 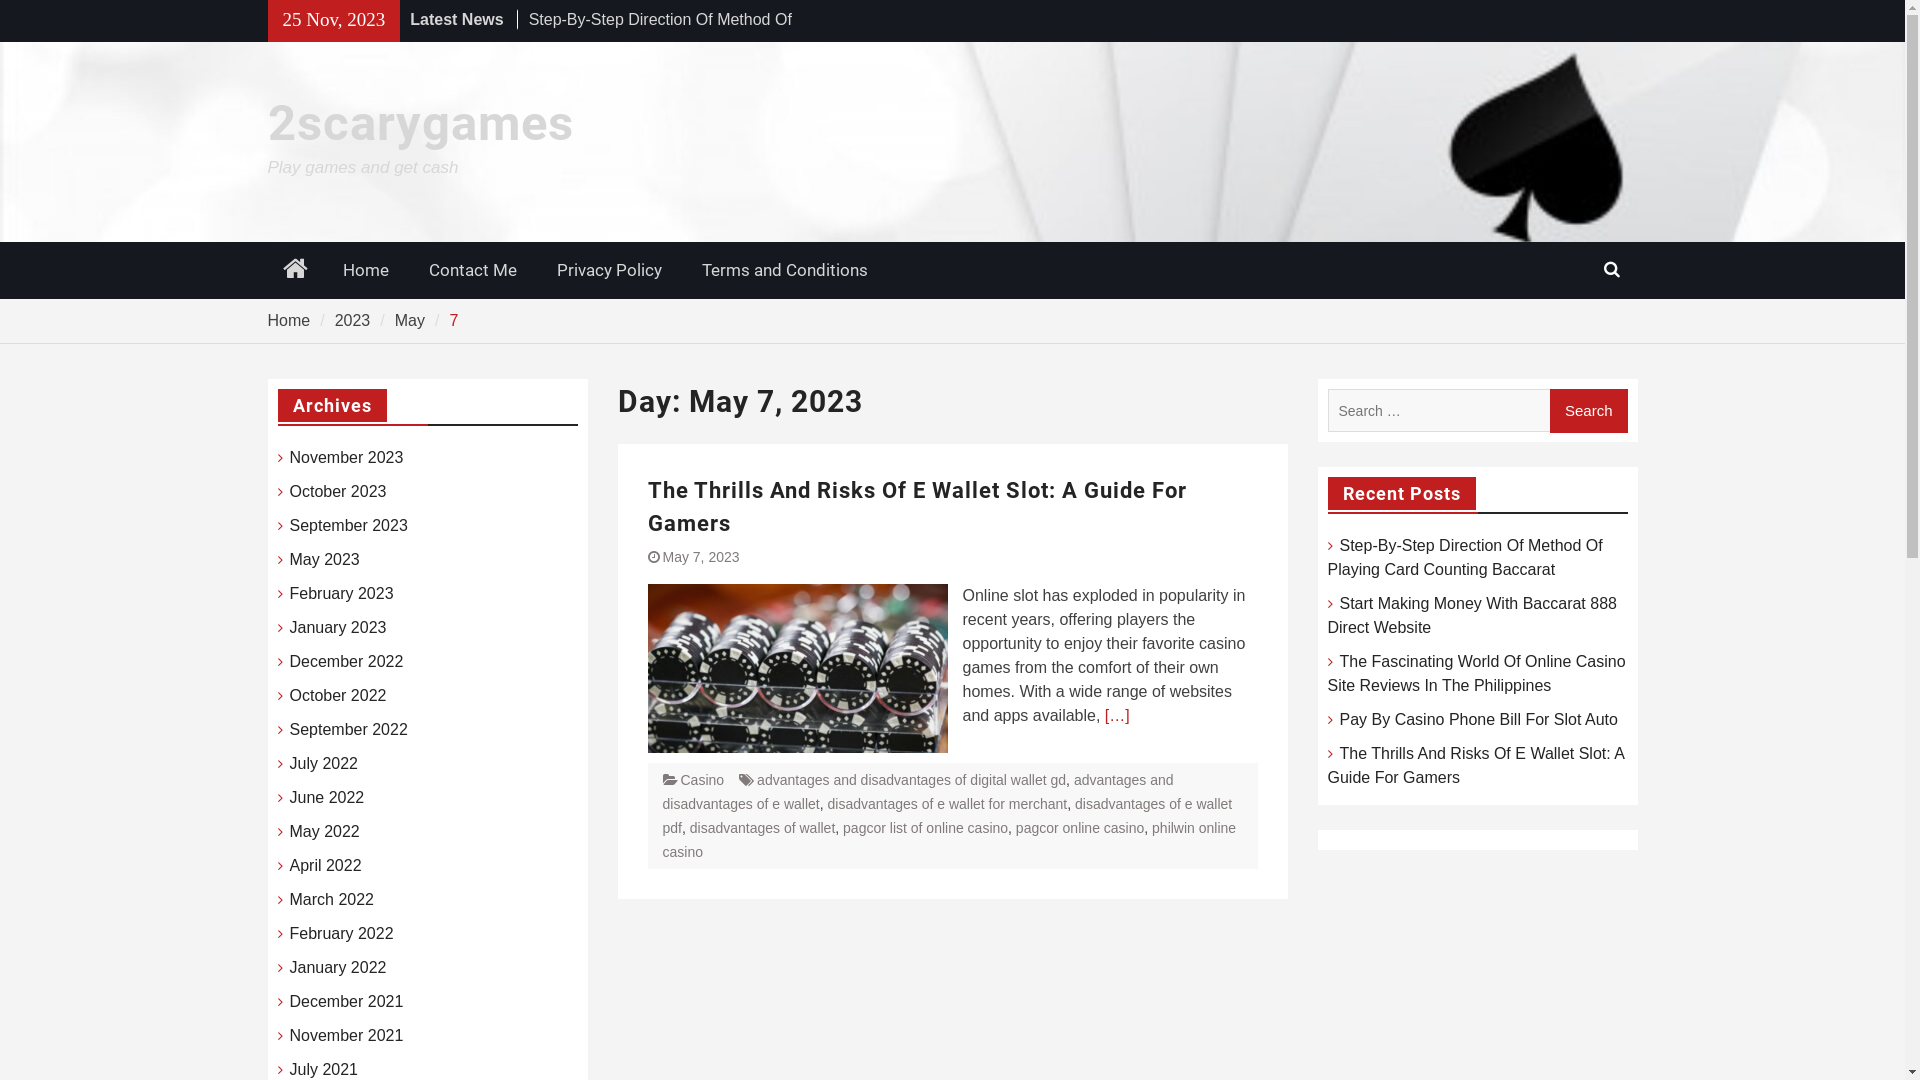 What do you see at coordinates (662, 556) in the screenshot?
I see `'May 7, 2023'` at bounding box center [662, 556].